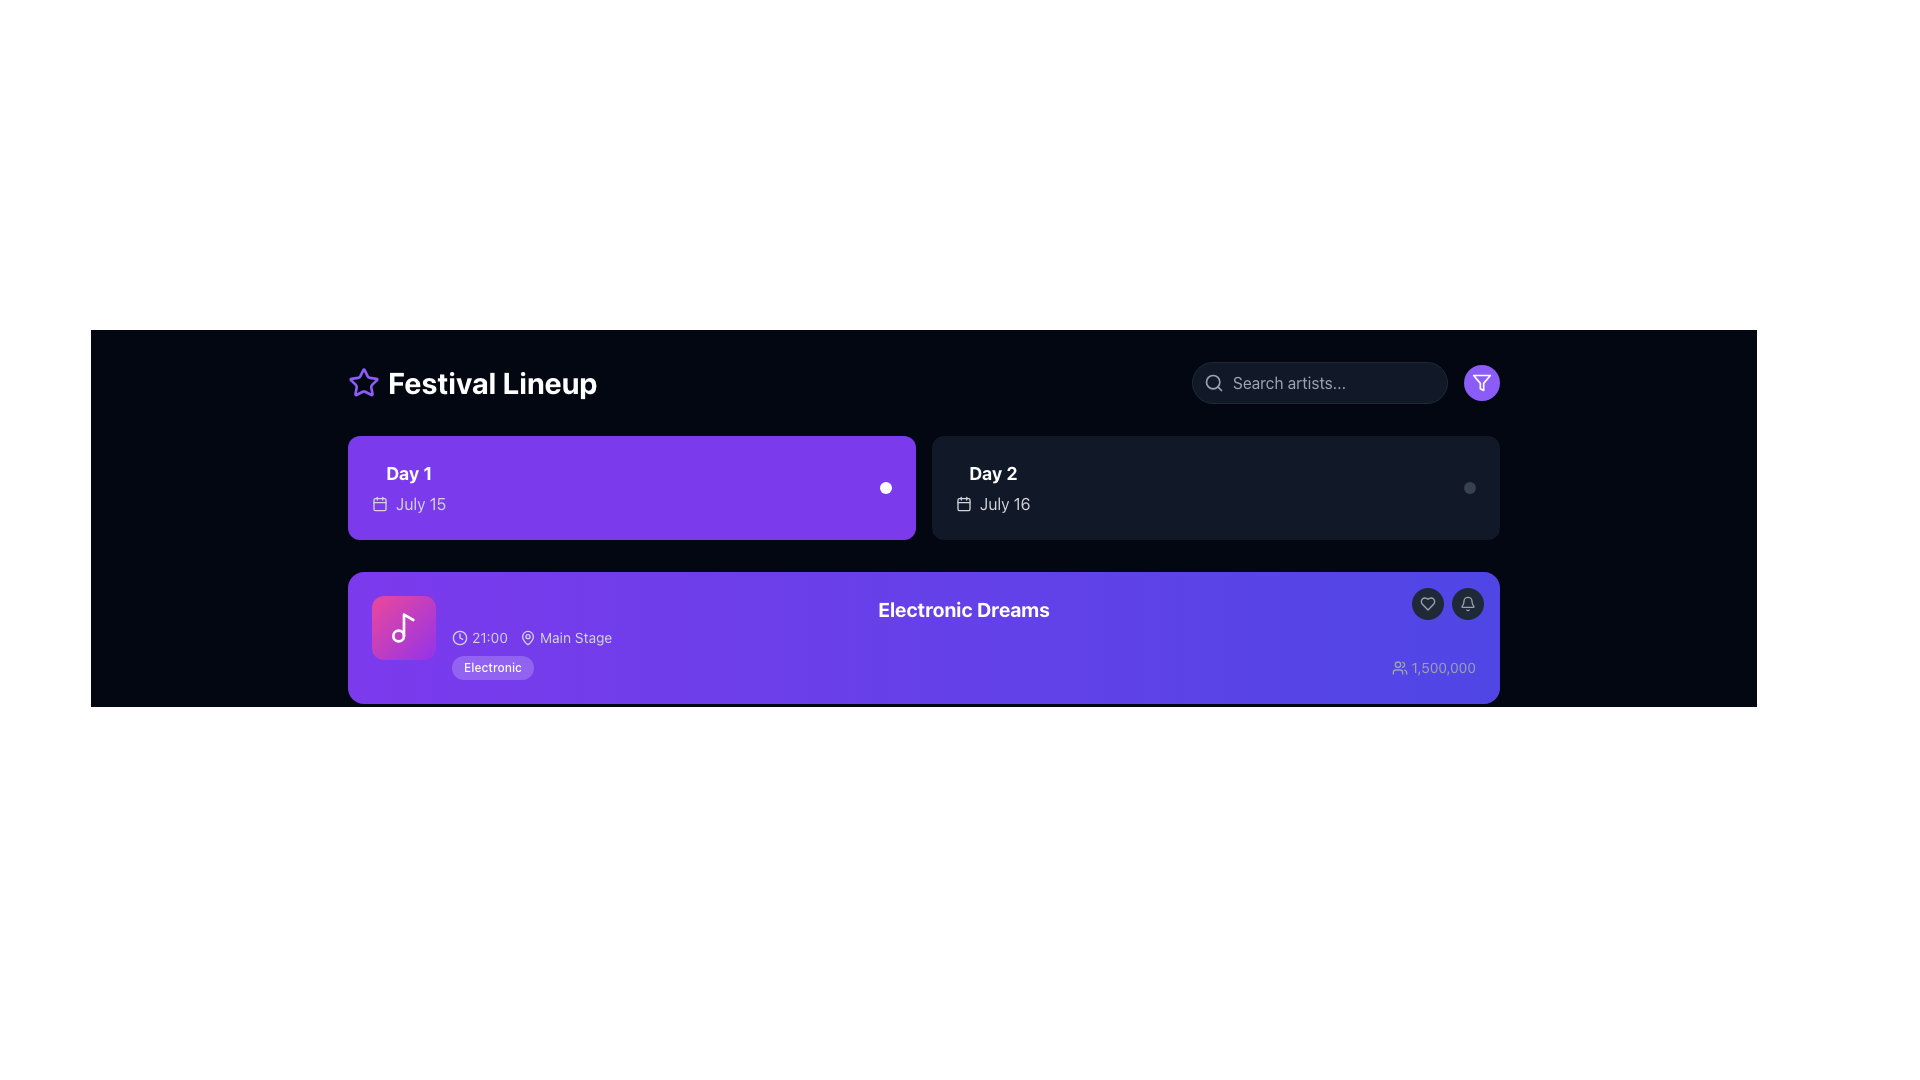 This screenshot has height=1080, width=1920. Describe the element at coordinates (480, 637) in the screenshot. I see `the displayed time on the Time indicator, which shows the event time starting at 21:00 hours, located below the 'Day 1' section and to the left of the 'Main Stage' text` at that location.